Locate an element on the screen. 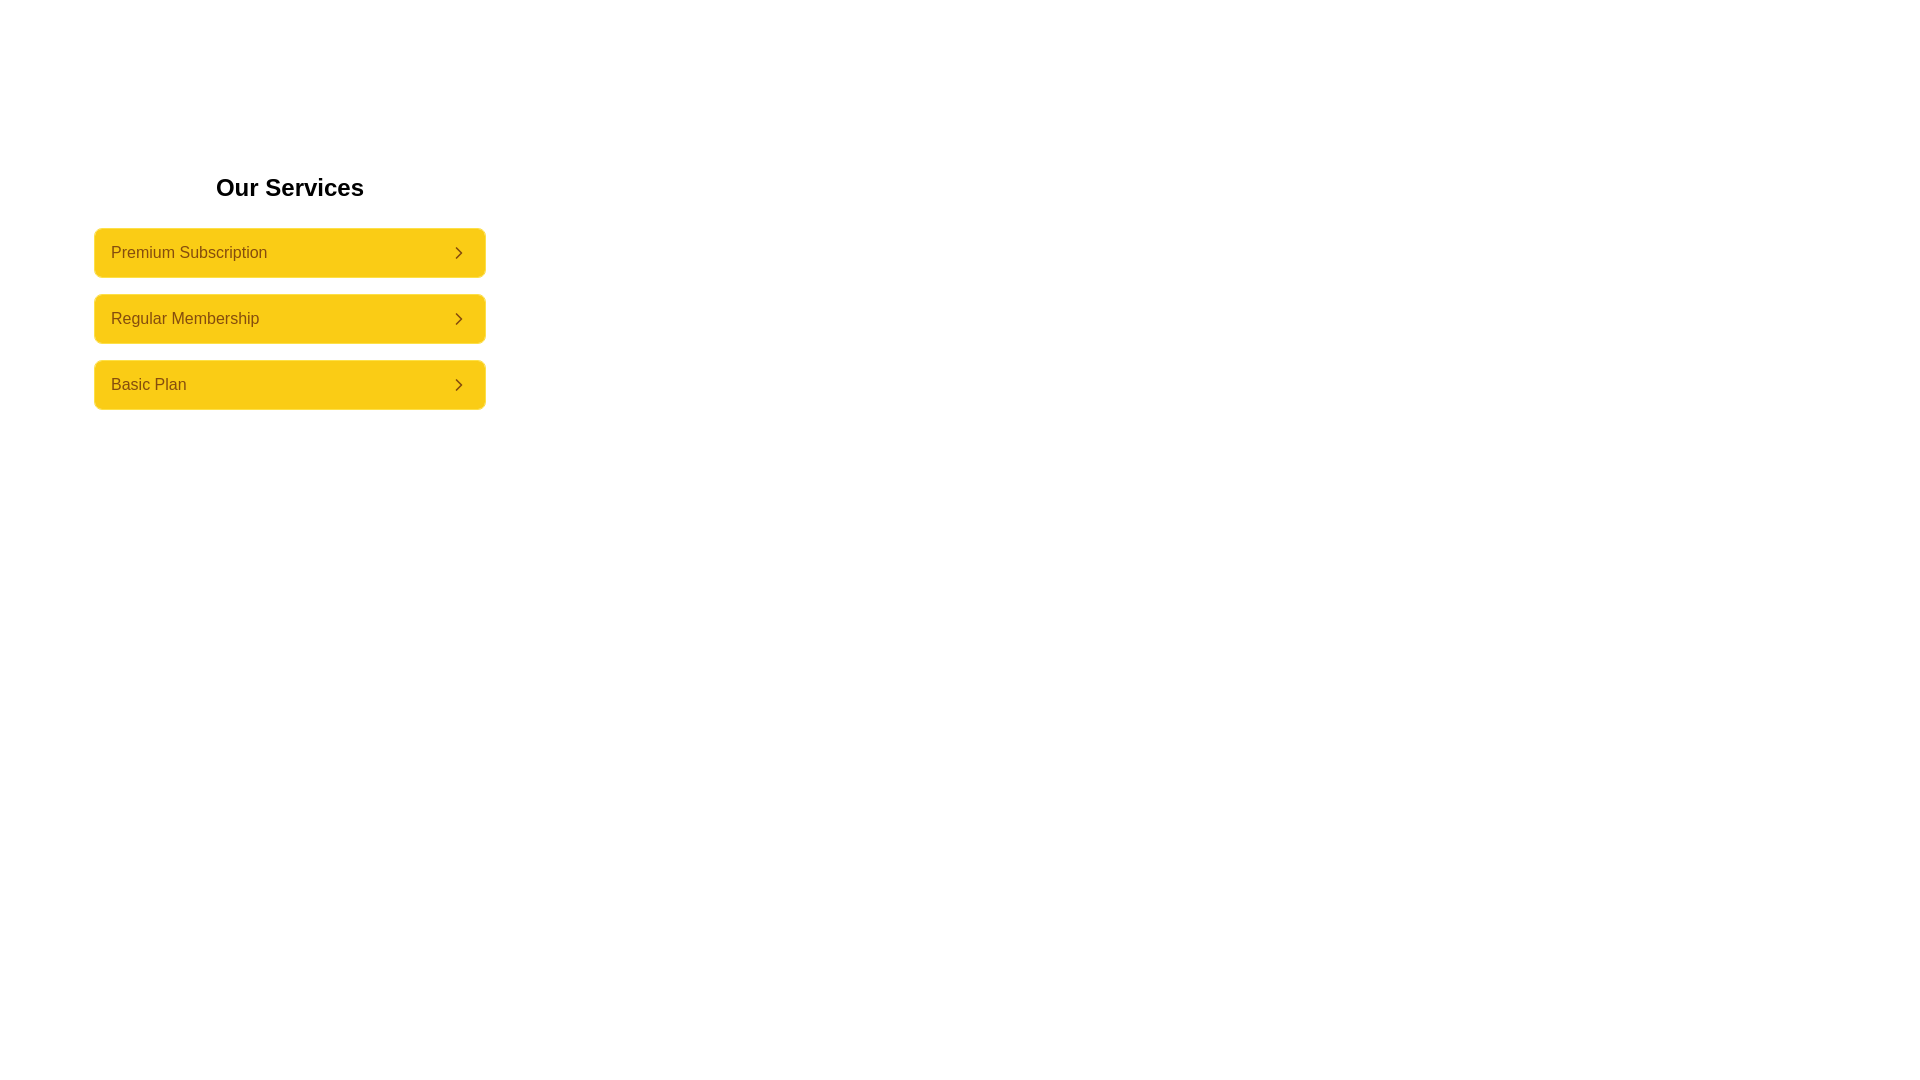 Image resolution: width=1920 pixels, height=1080 pixels. the right-pointing chevron icon located at the mid-right portion of the 'Regular Membership' button is located at coordinates (458, 318).